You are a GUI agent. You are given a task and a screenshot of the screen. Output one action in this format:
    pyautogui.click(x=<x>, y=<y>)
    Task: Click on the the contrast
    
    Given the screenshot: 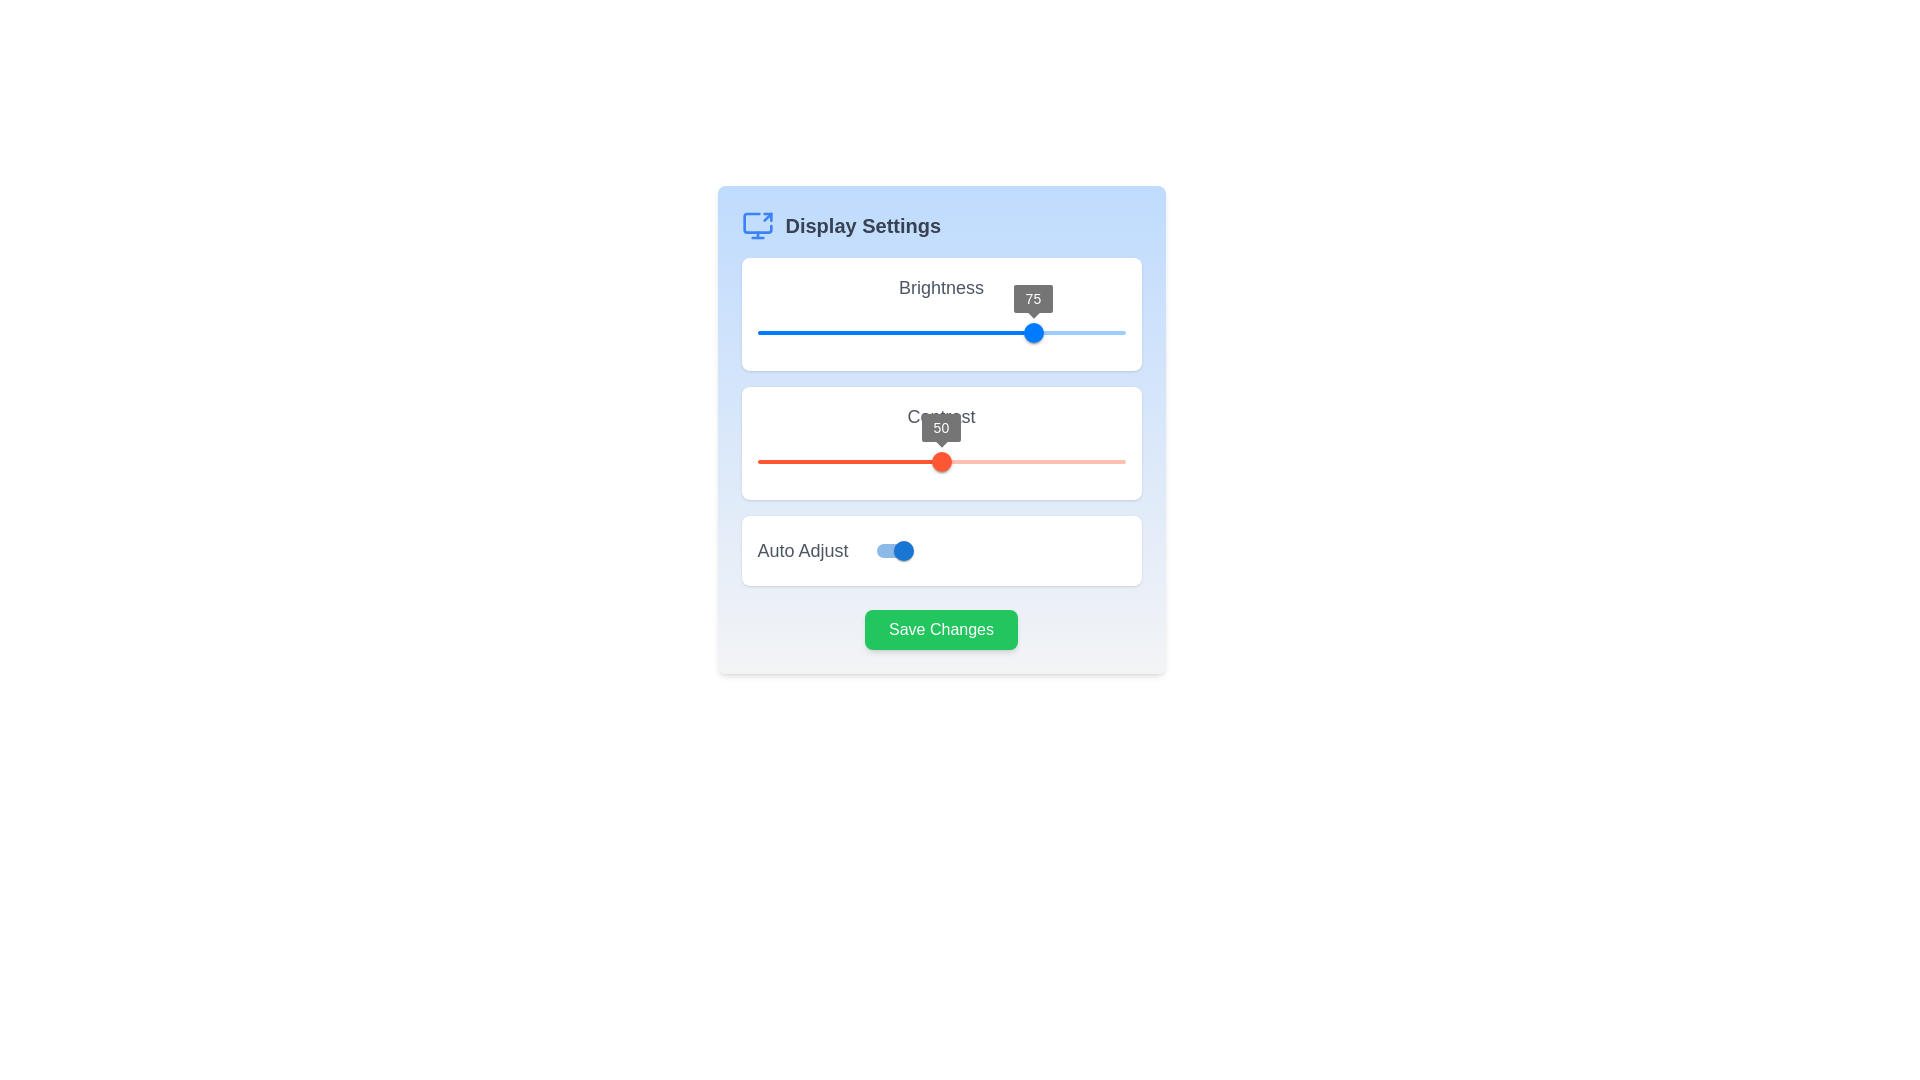 What is the action you would take?
    pyautogui.click(x=930, y=462)
    